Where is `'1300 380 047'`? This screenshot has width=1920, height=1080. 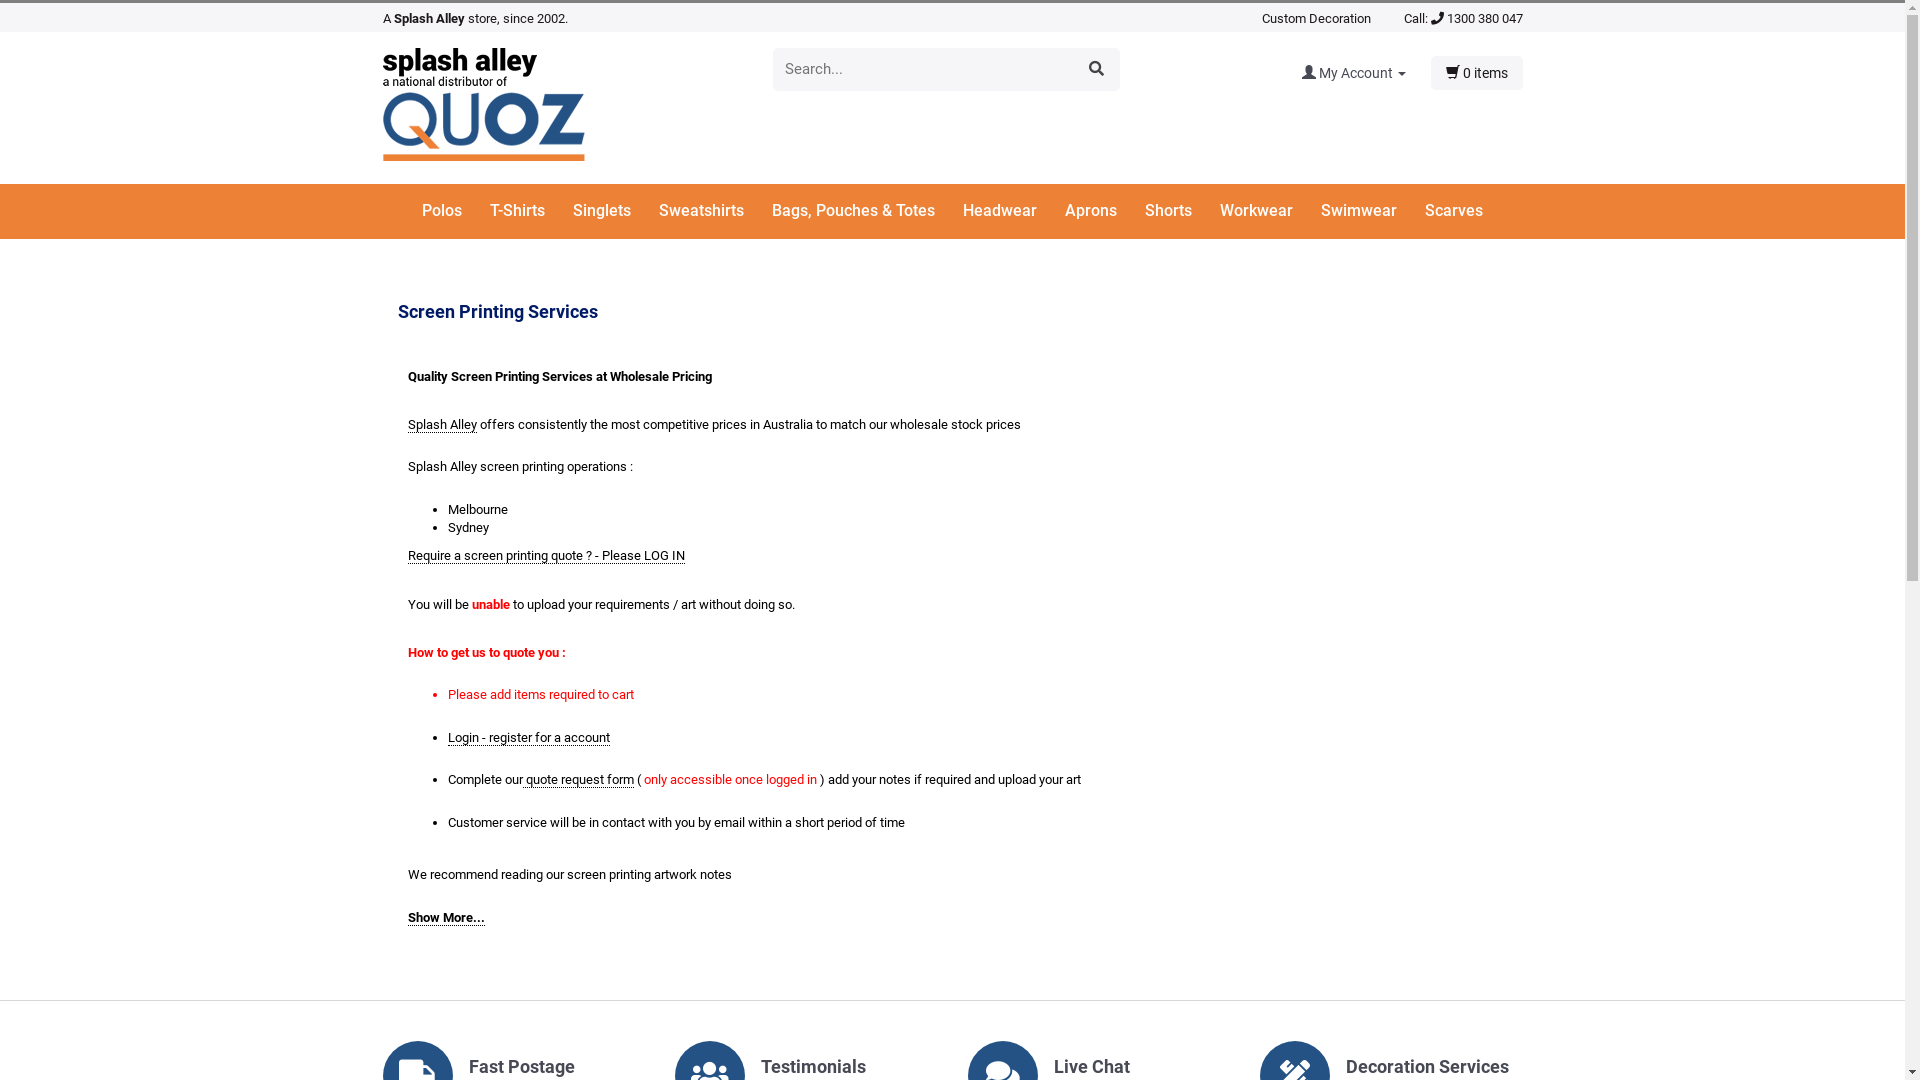
'1300 380 047' is located at coordinates (1476, 18).